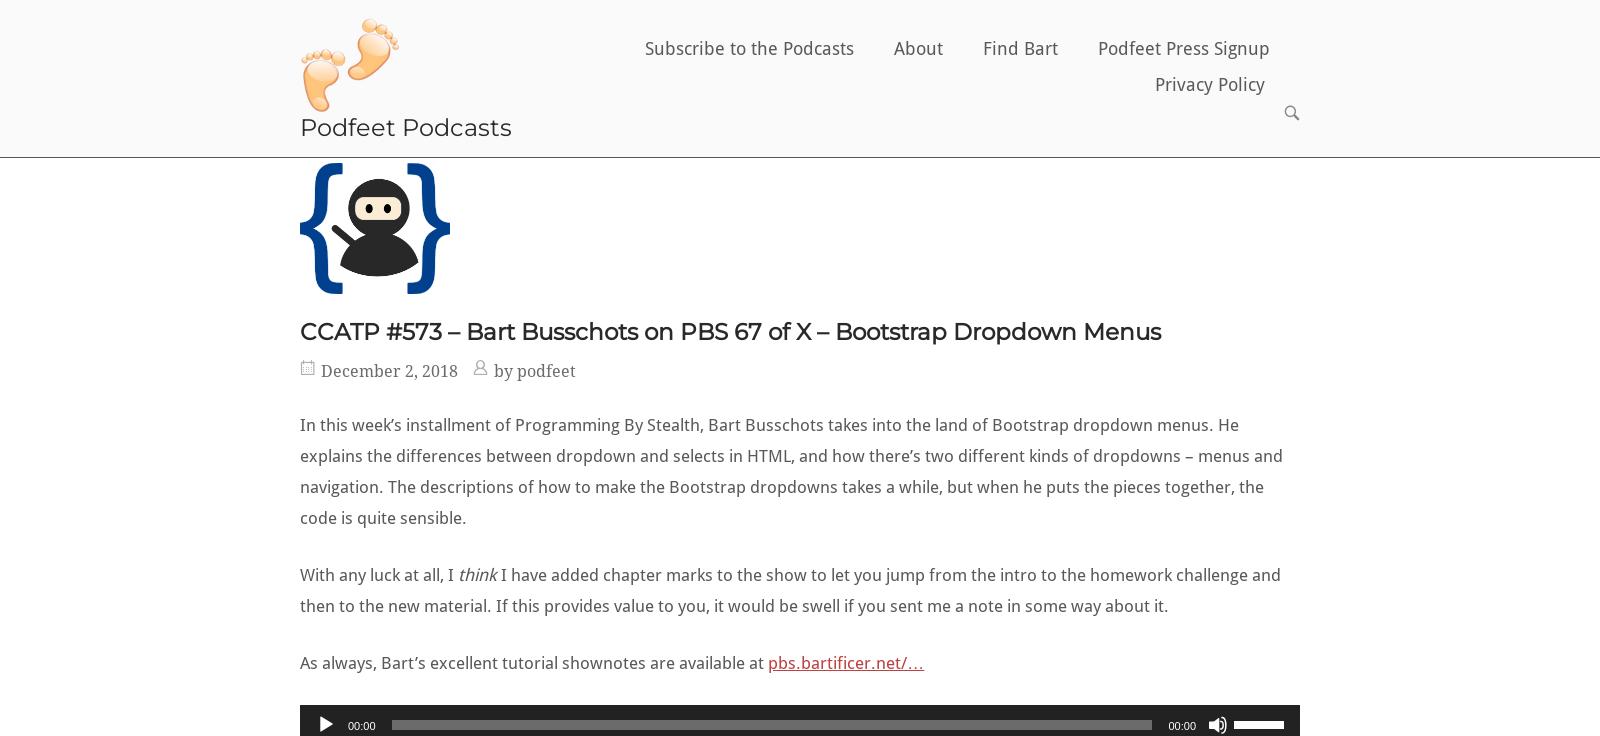 This screenshot has height=736, width=1600. I want to click on 'Privacy Policy', so click(1155, 85).